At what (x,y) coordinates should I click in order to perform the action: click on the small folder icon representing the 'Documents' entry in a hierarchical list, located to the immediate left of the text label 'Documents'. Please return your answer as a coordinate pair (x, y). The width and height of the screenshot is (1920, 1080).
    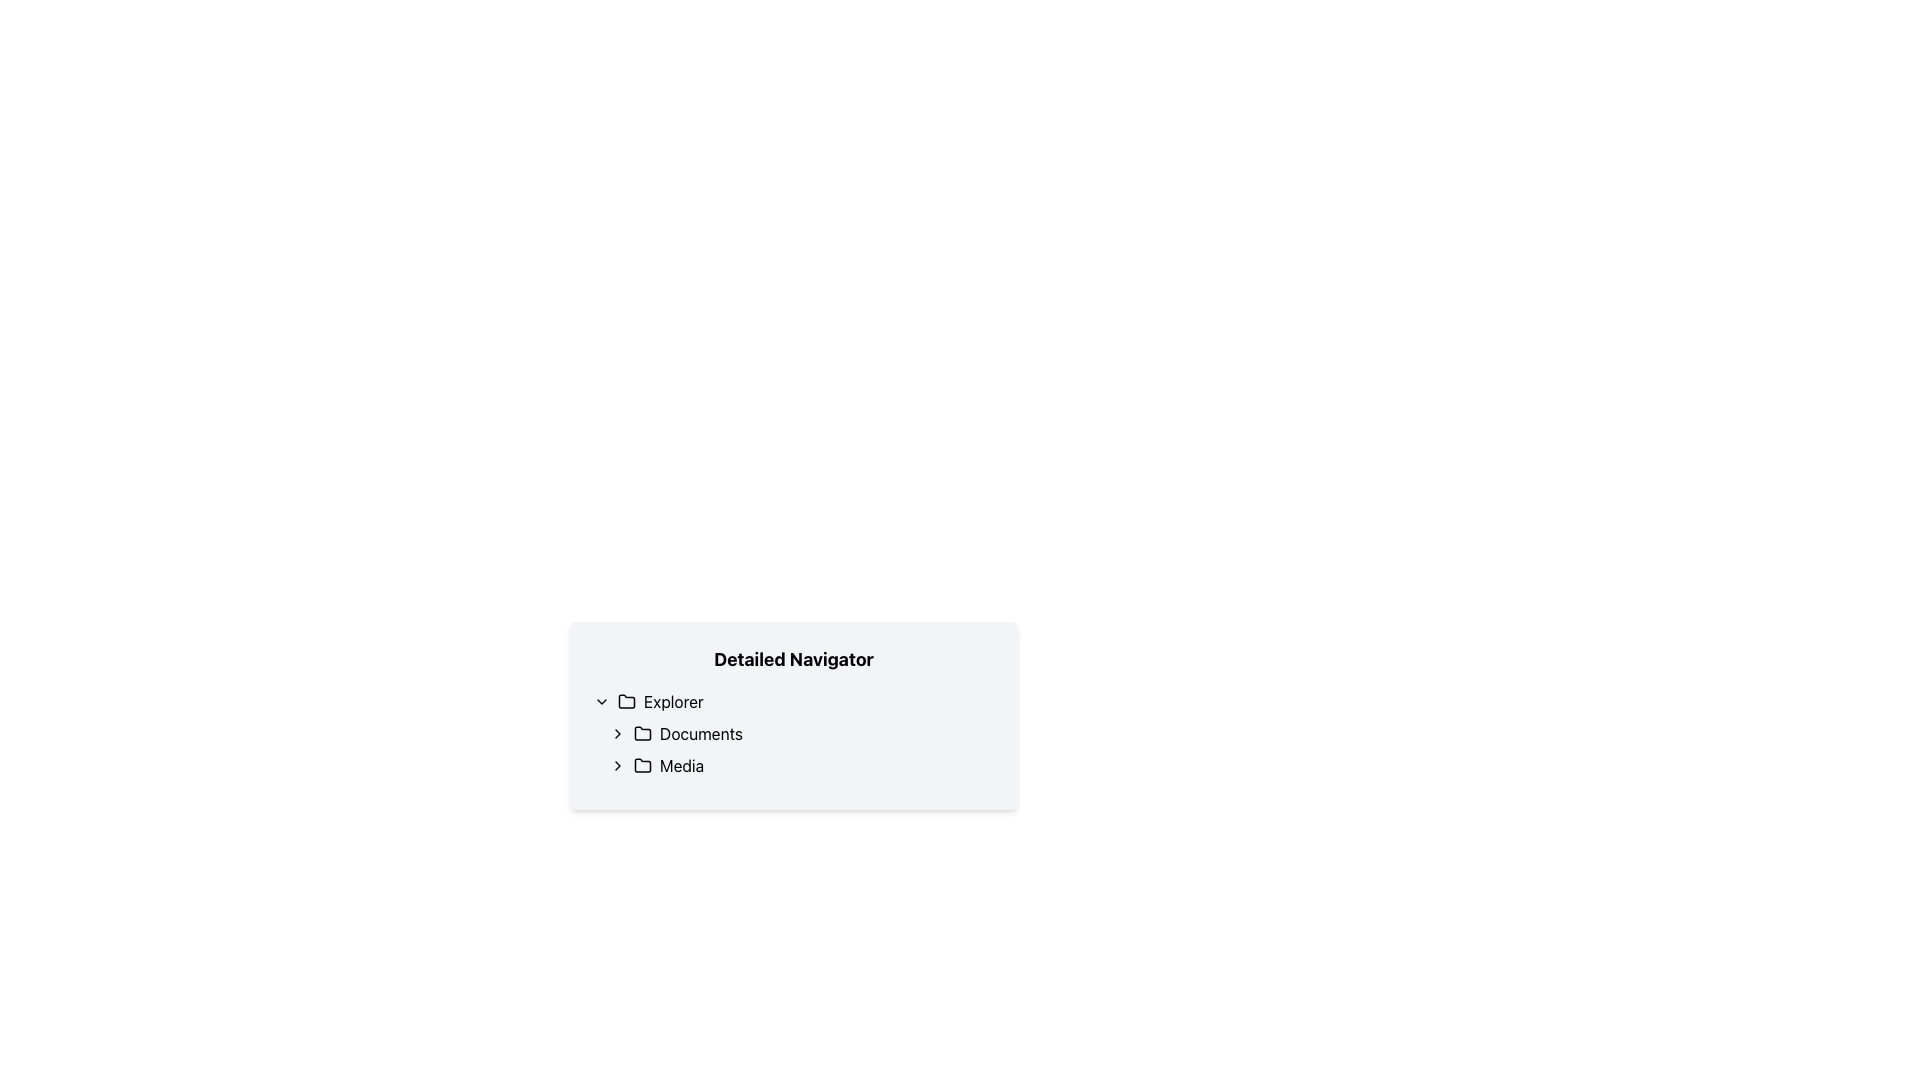
    Looking at the image, I should click on (643, 733).